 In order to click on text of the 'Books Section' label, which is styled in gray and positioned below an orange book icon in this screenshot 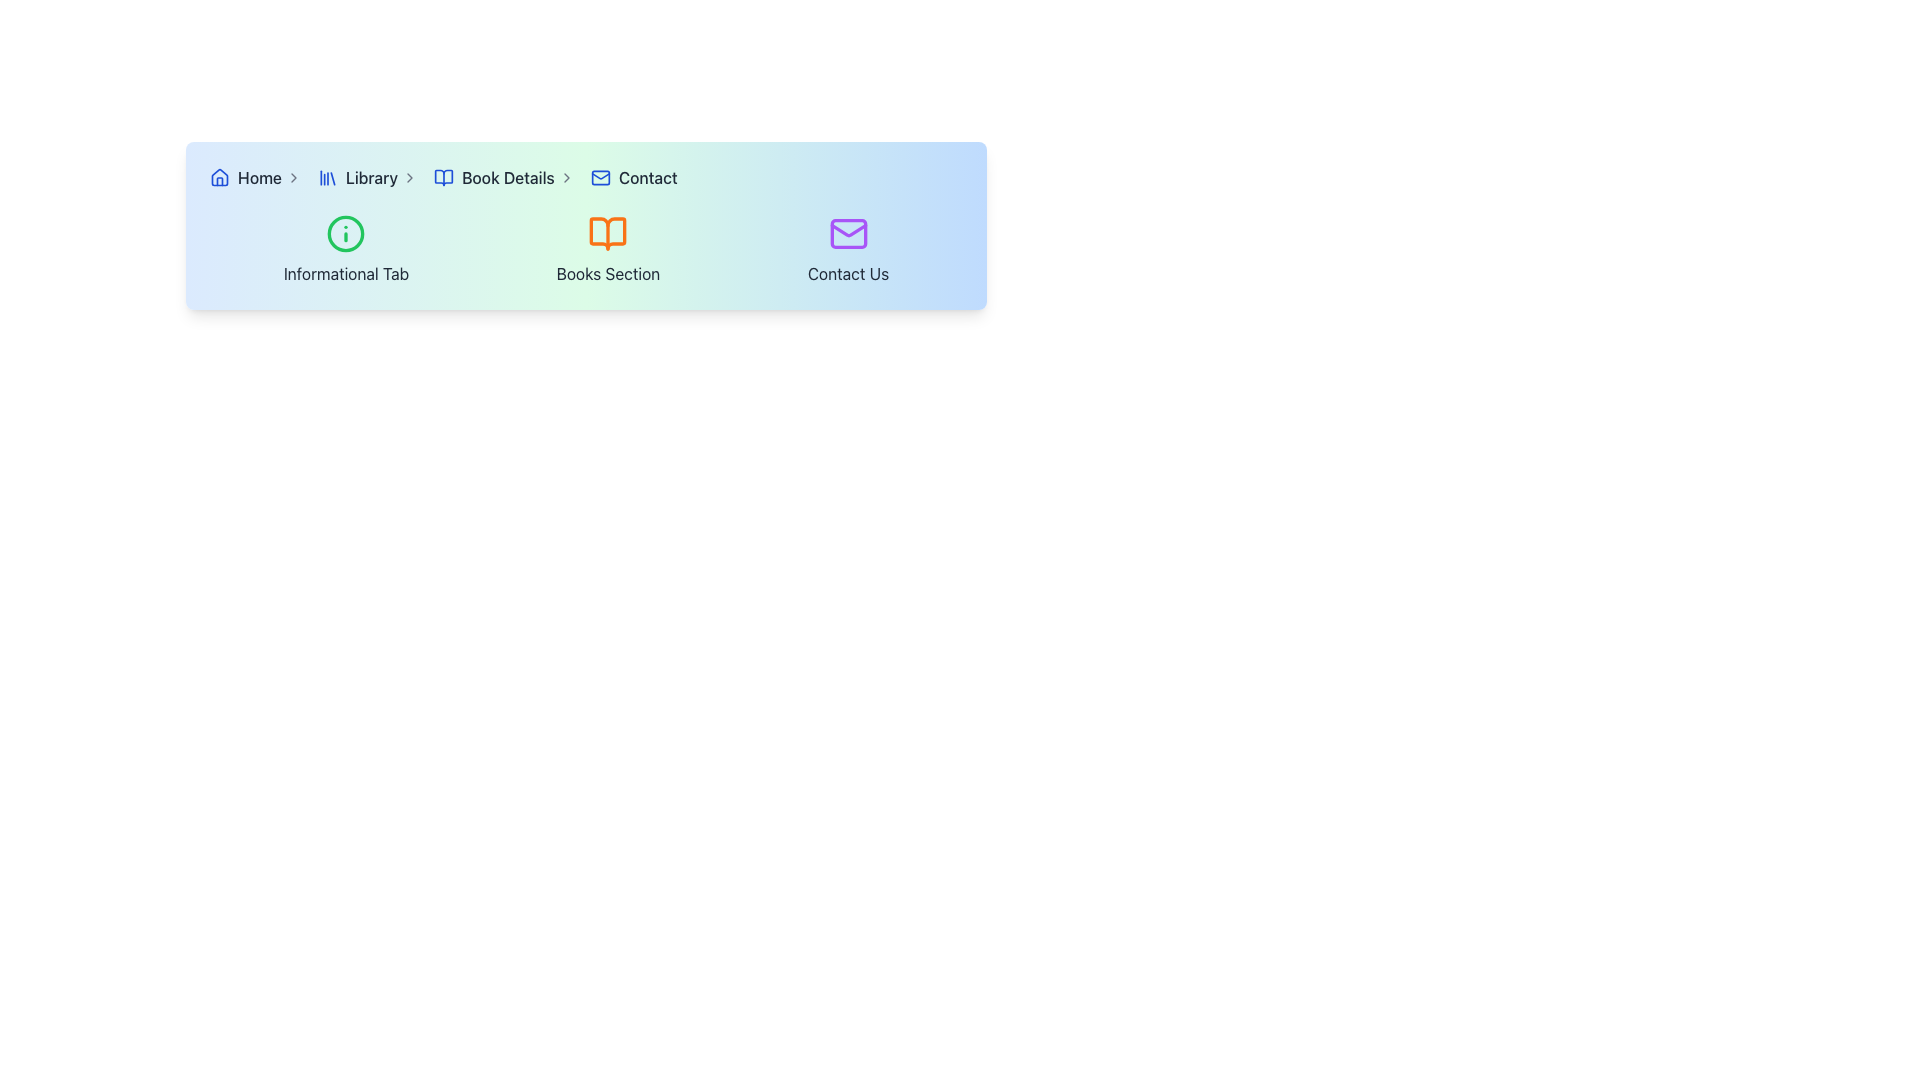, I will do `click(607, 273)`.